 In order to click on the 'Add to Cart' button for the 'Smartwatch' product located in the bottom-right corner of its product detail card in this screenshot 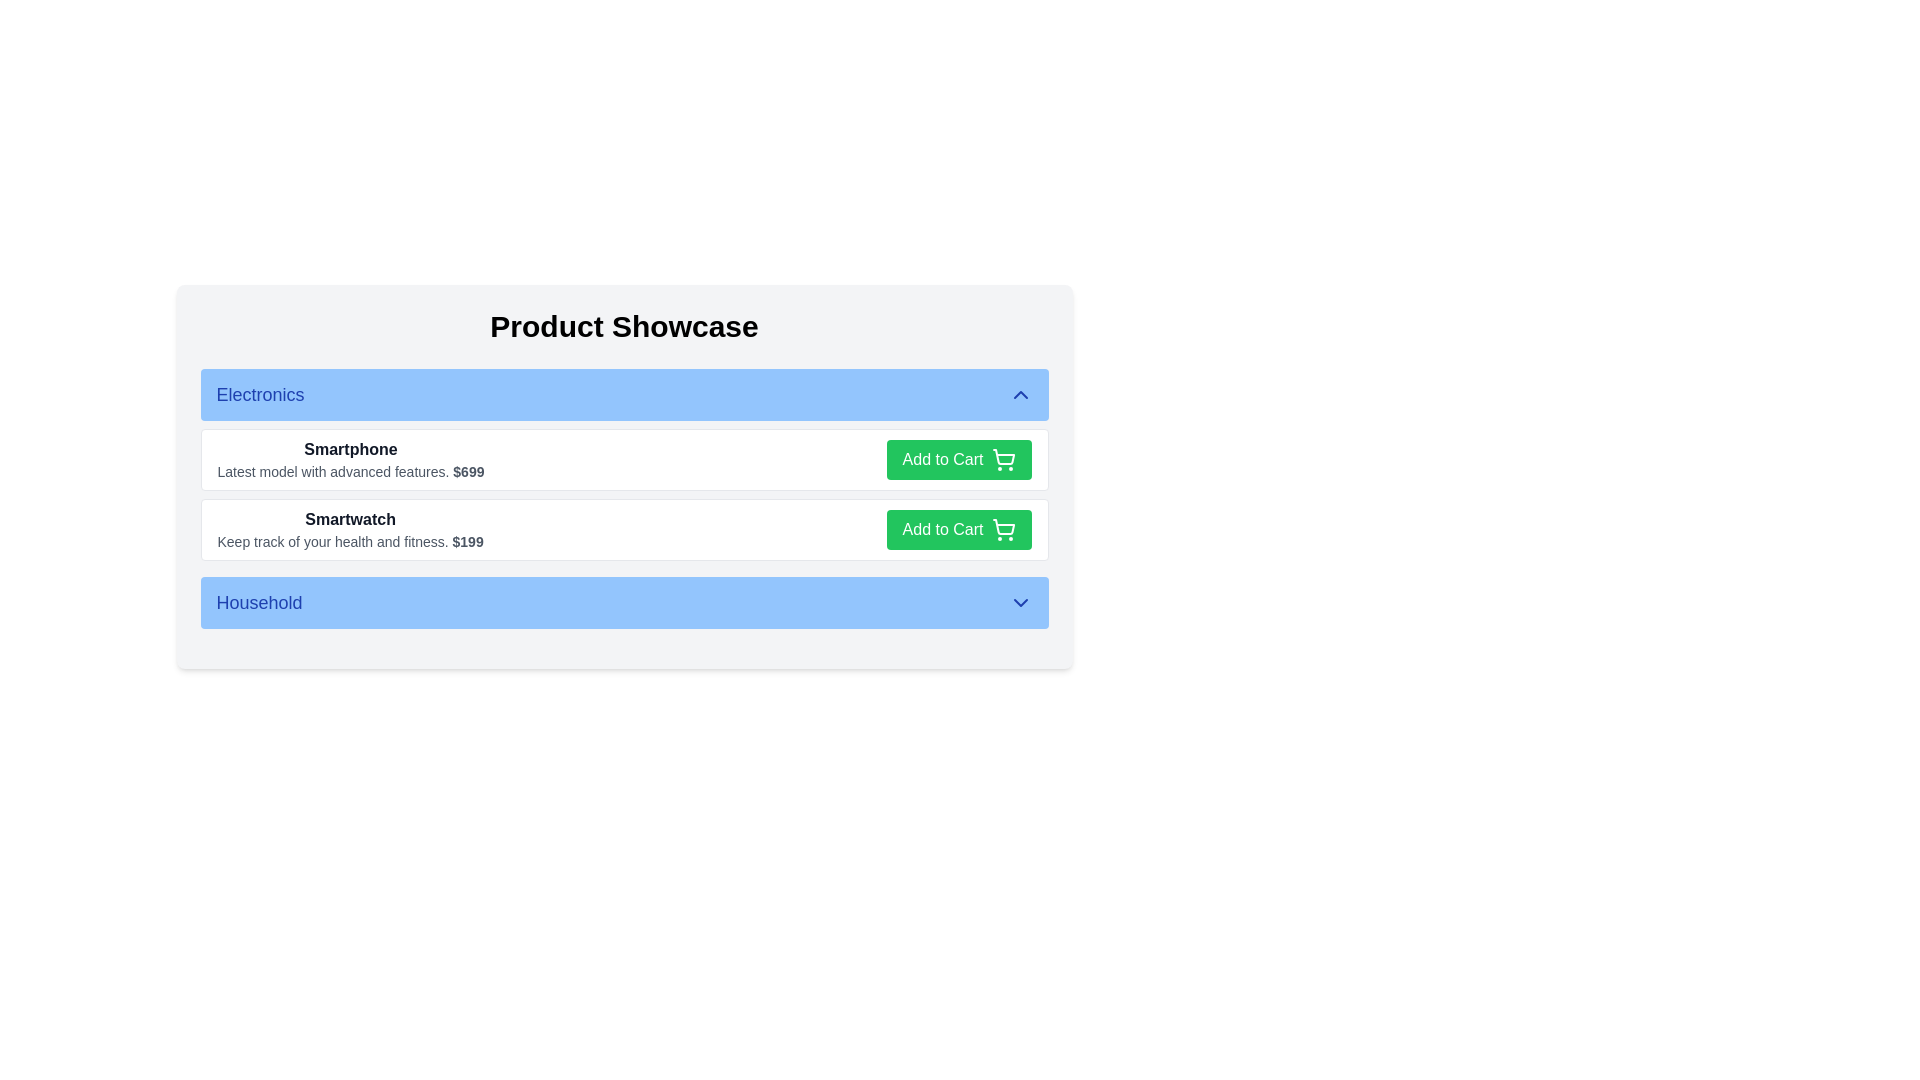, I will do `click(958, 528)`.